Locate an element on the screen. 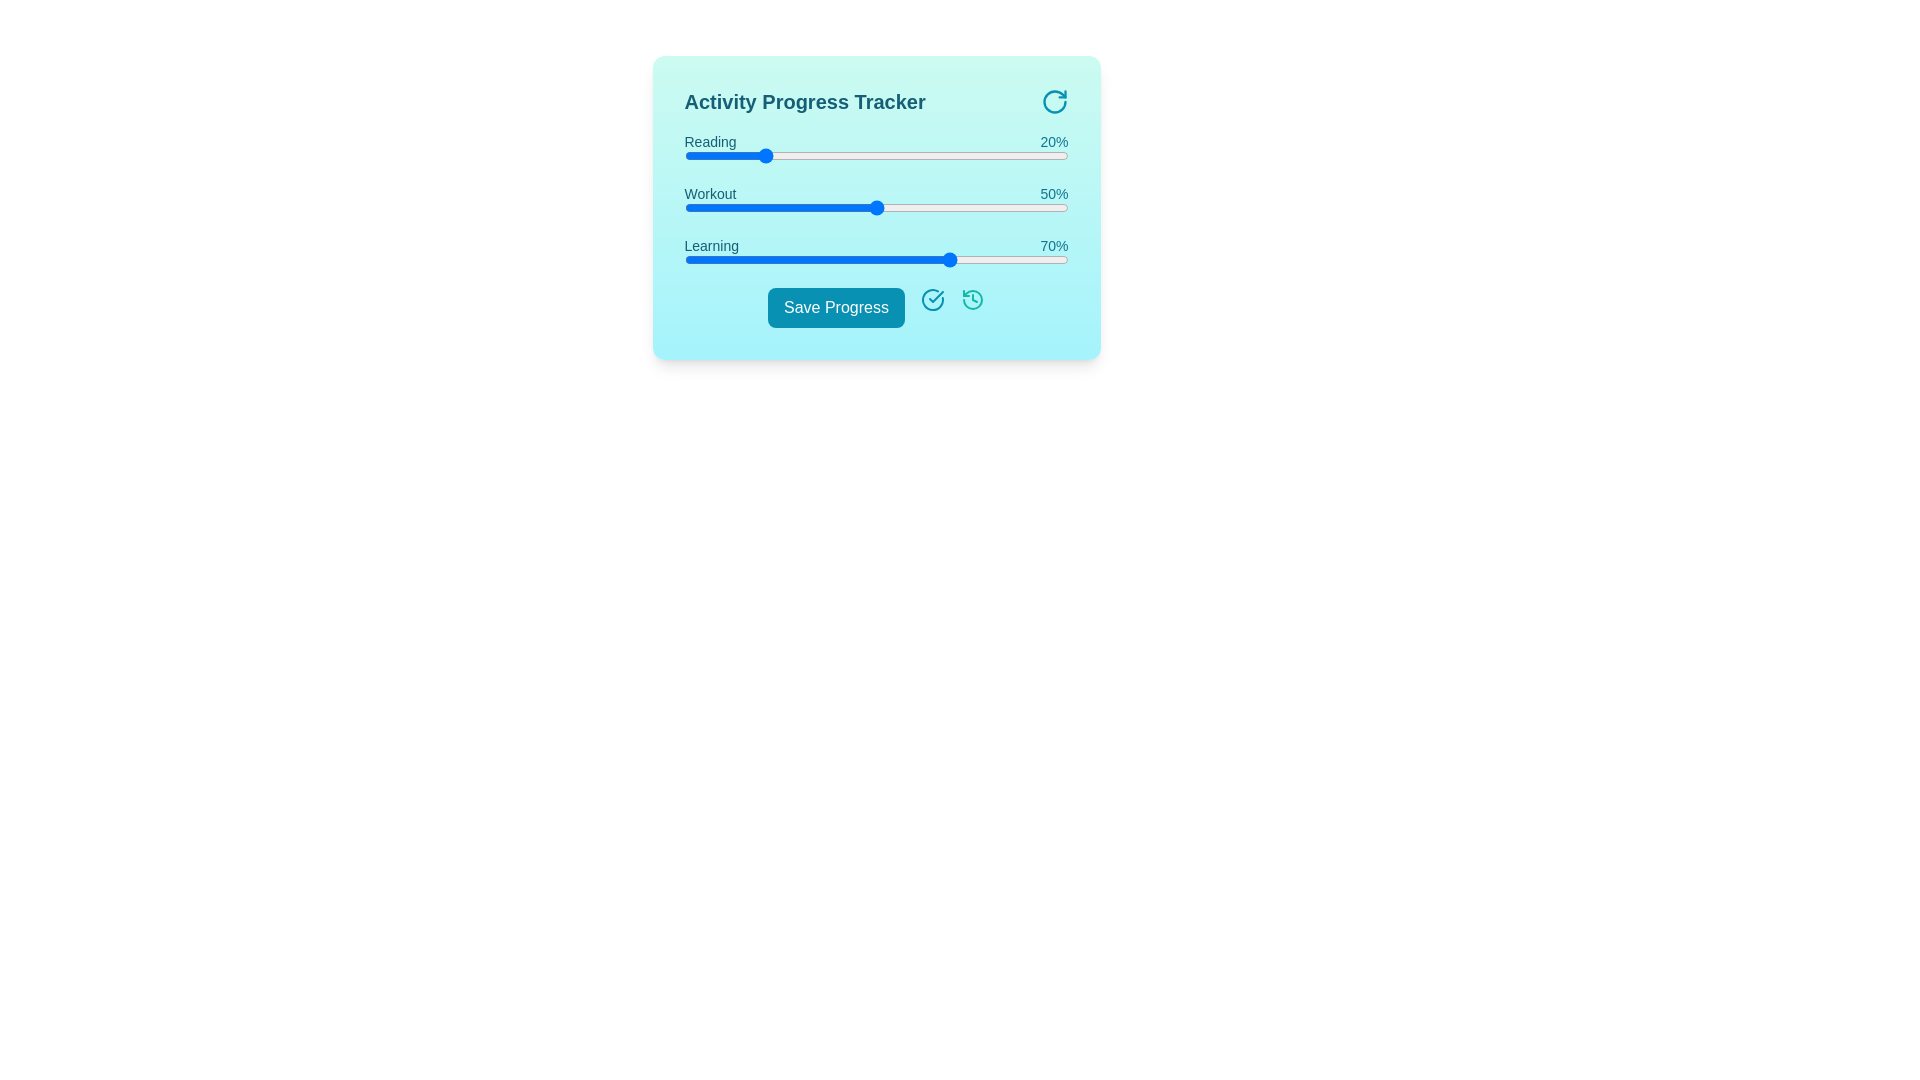  the refresh icon in the header to refresh the progress data is located at coordinates (1053, 101).